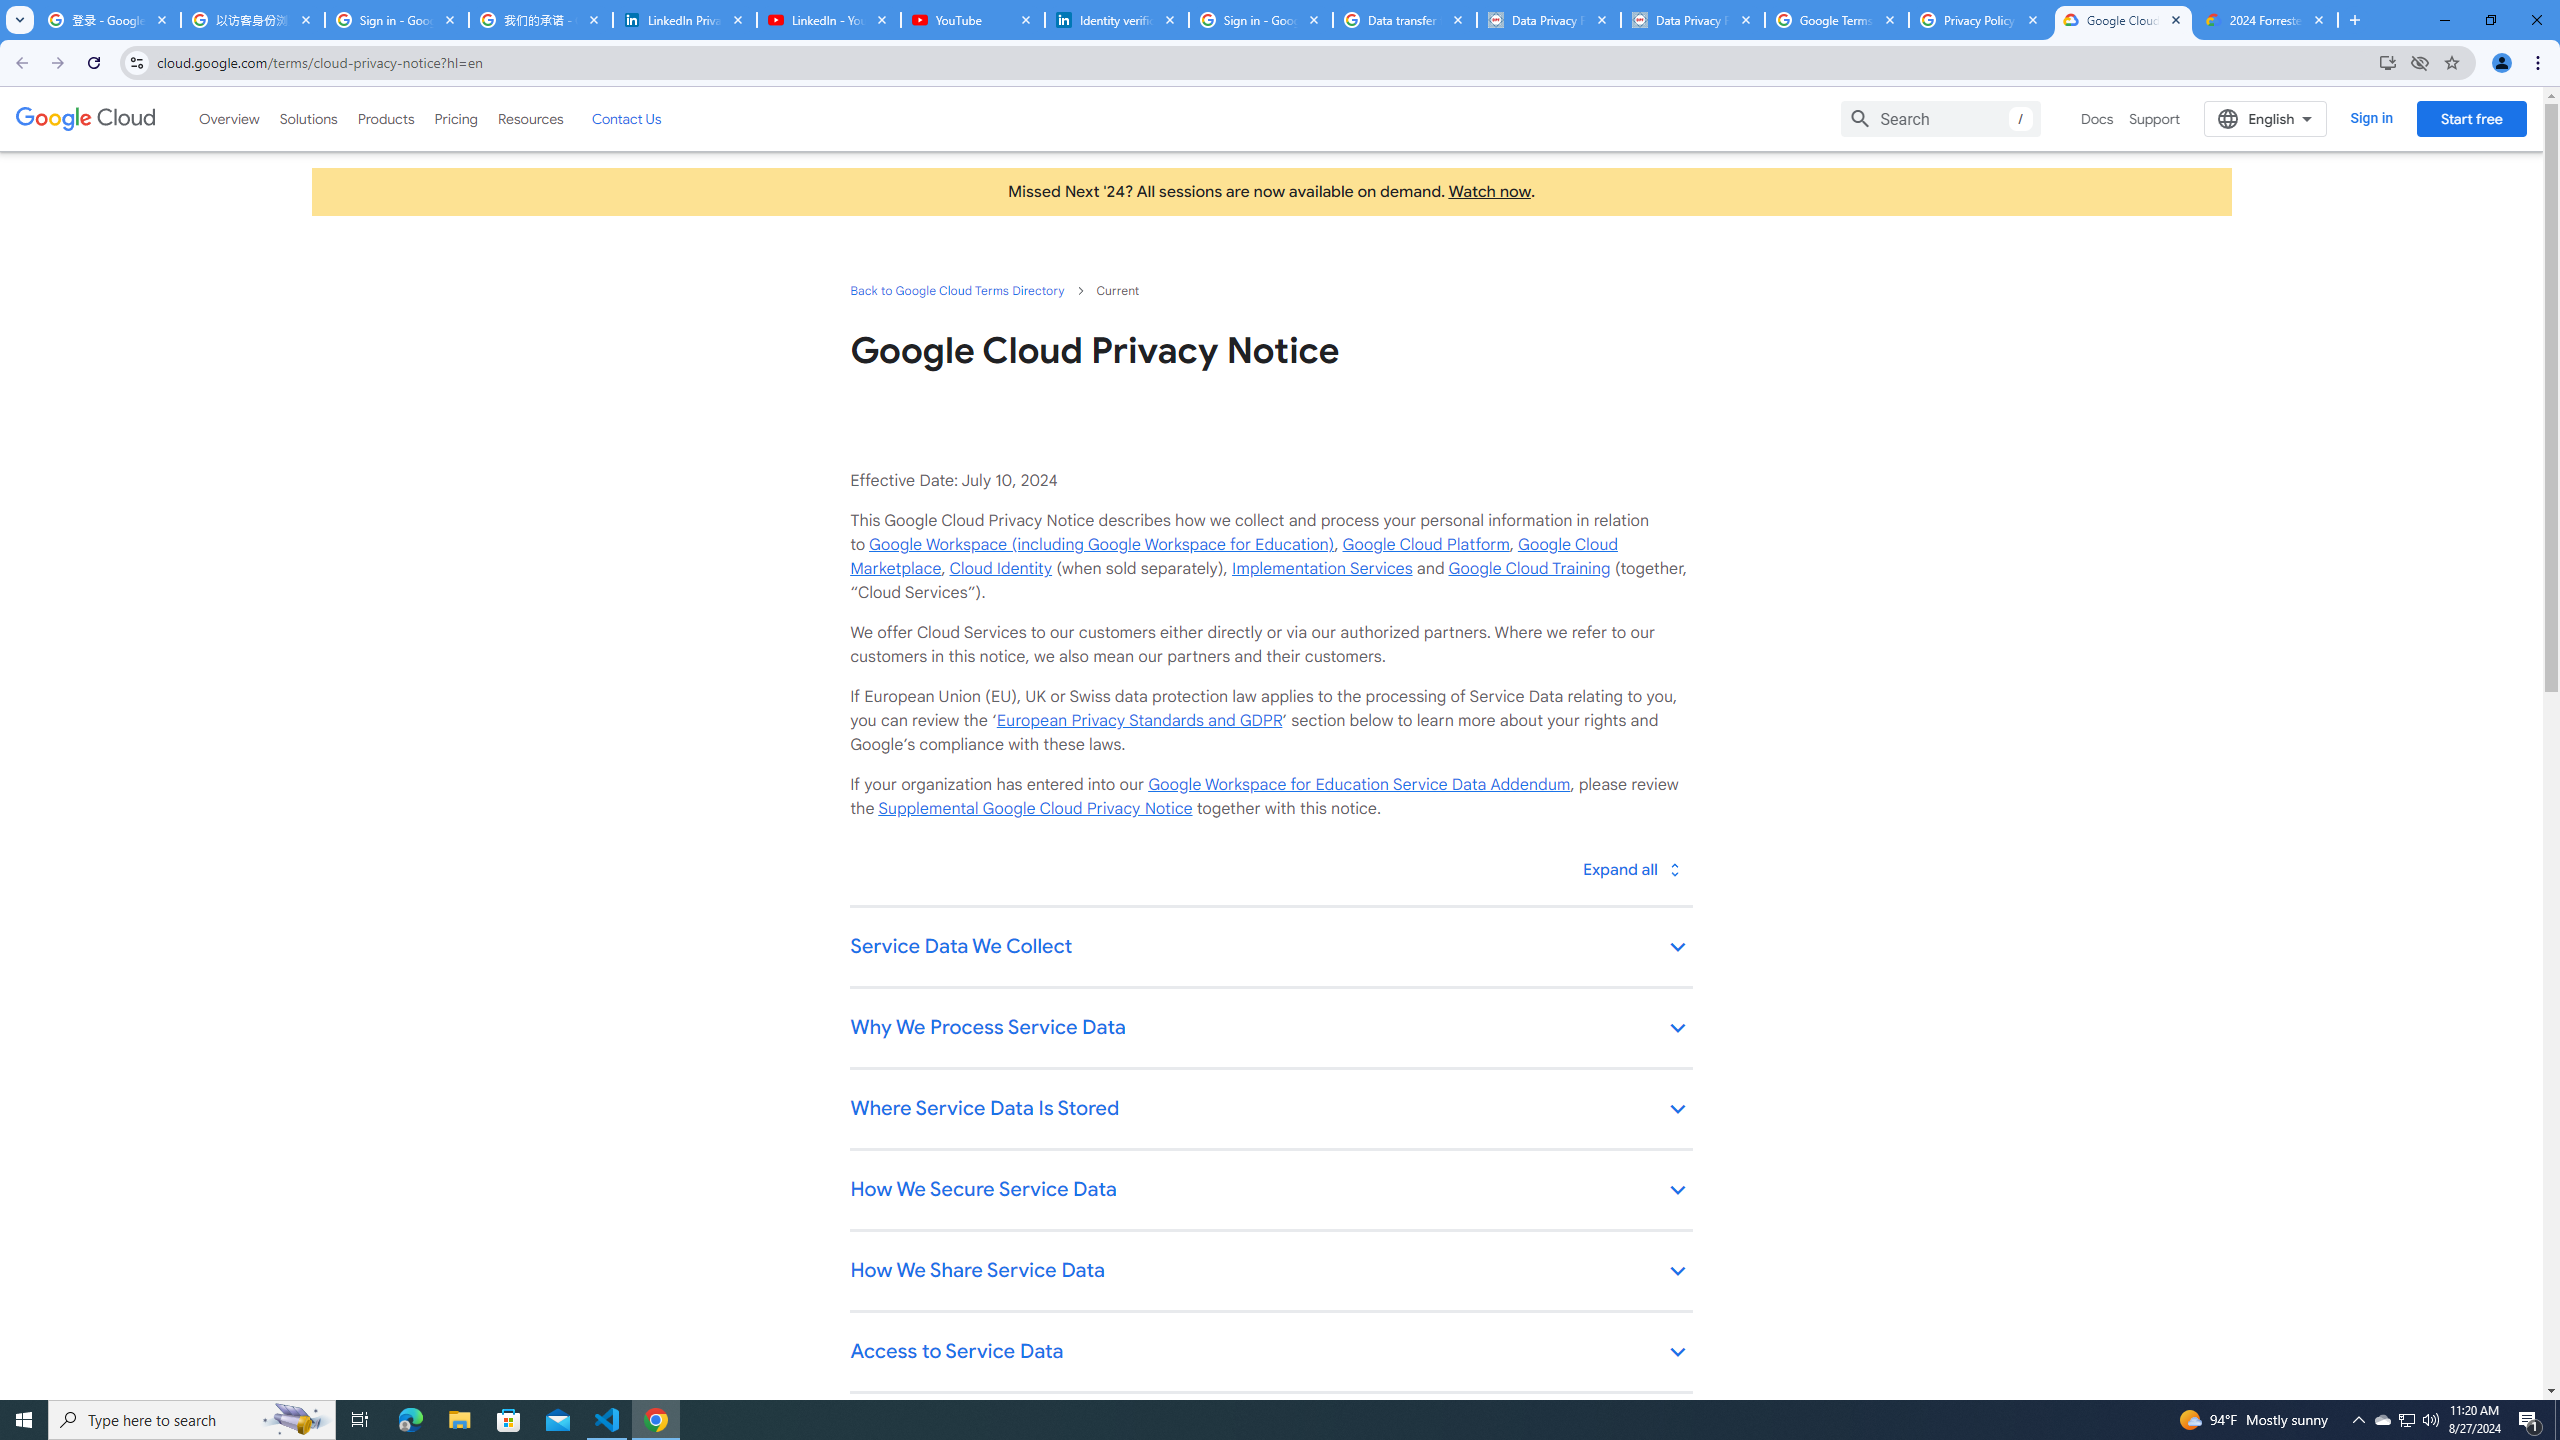 The height and width of the screenshot is (1440, 2560). What do you see at coordinates (1116, 19) in the screenshot?
I see `'Identity verification via Persona | LinkedIn Help'` at bounding box center [1116, 19].